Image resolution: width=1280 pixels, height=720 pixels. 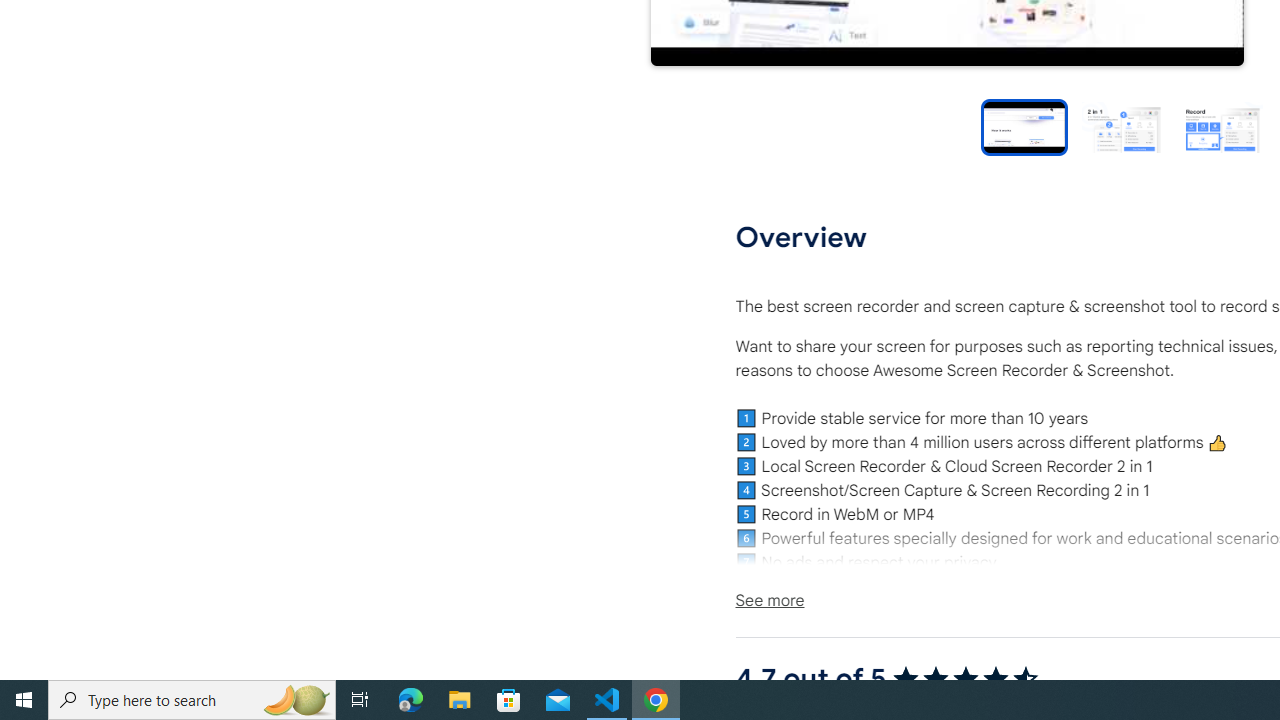 I want to click on 'Type here to search', so click(x=192, y=698).